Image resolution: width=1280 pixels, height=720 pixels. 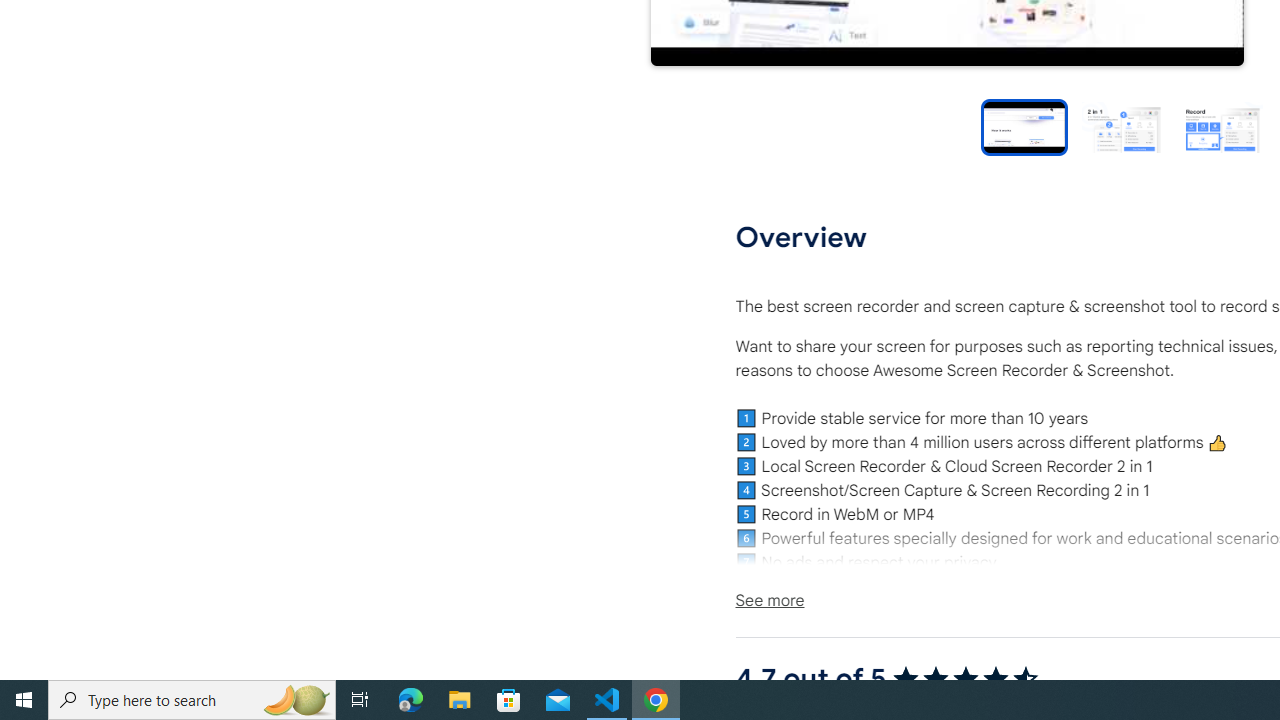 I want to click on 'Type here to search', so click(x=192, y=698).